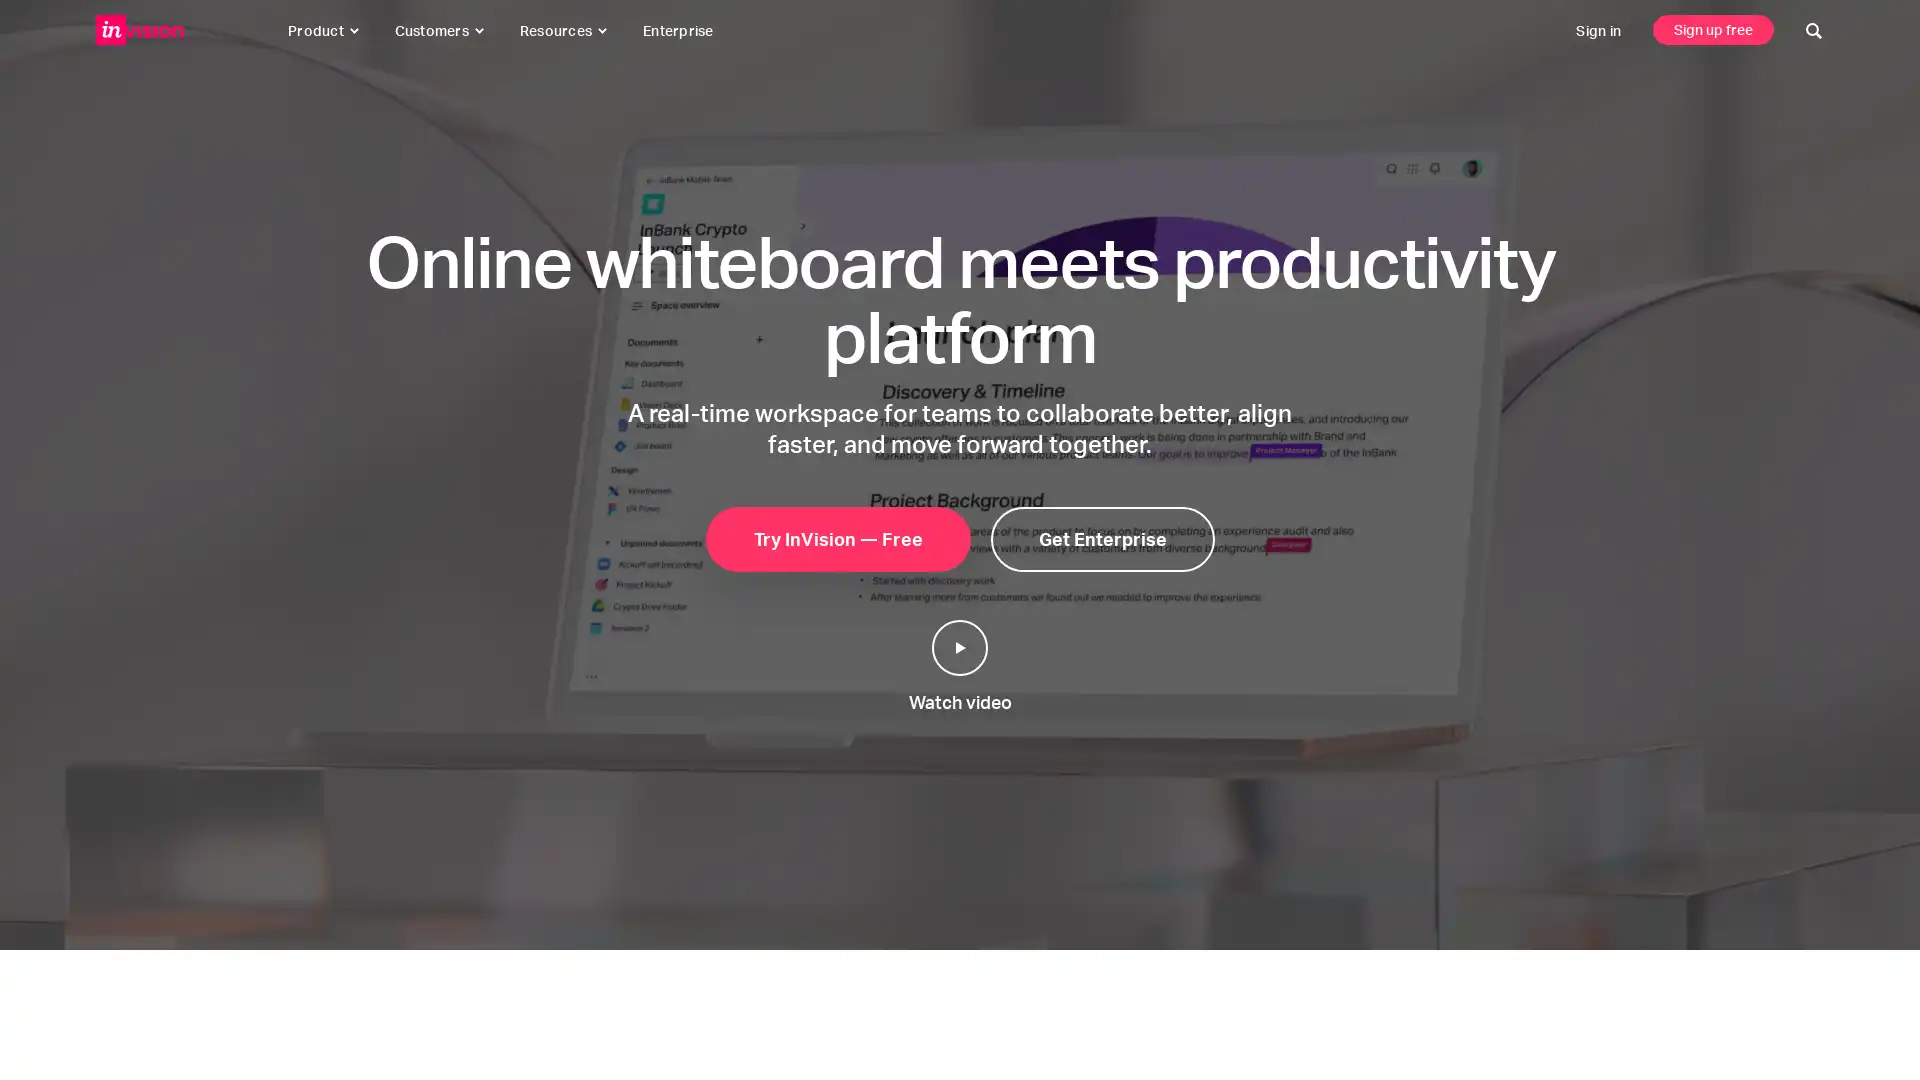  What do you see at coordinates (960, 647) in the screenshot?
I see `play` at bounding box center [960, 647].